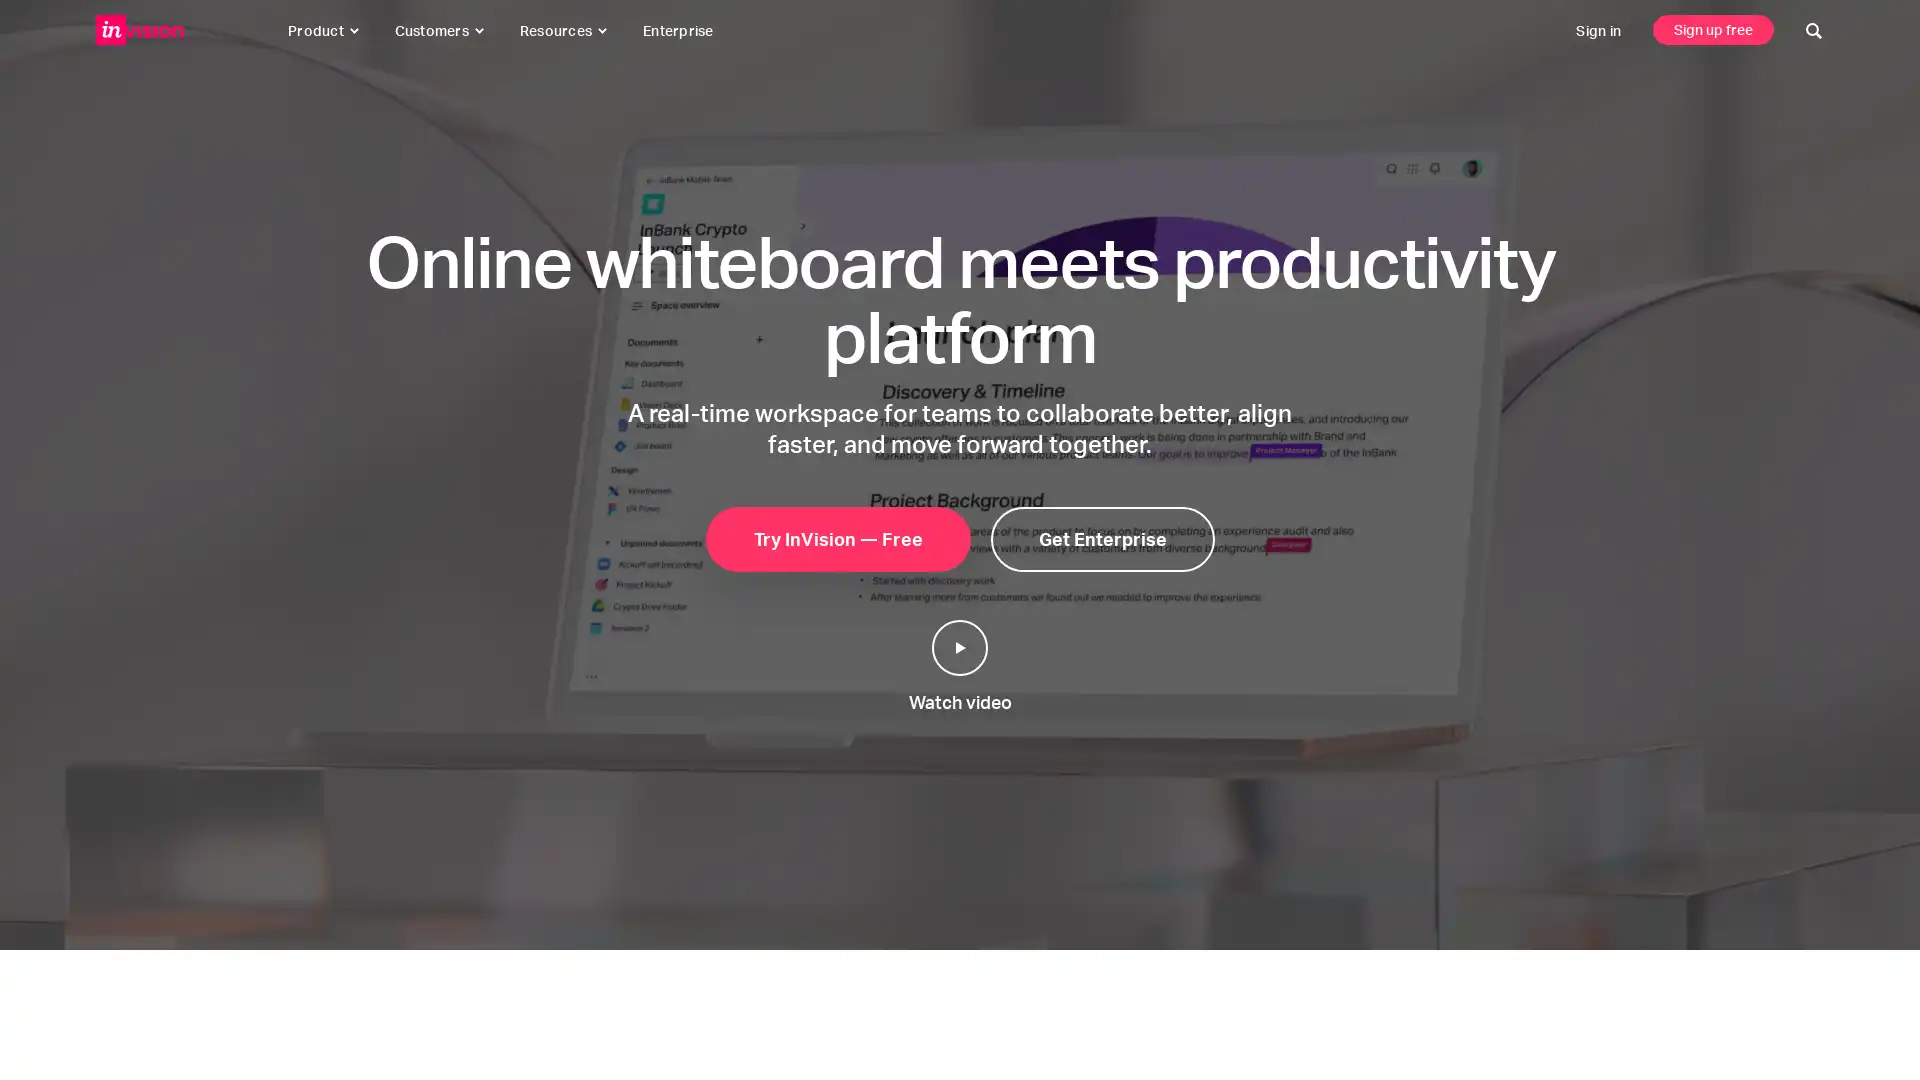  What do you see at coordinates (960, 647) in the screenshot?
I see `play` at bounding box center [960, 647].